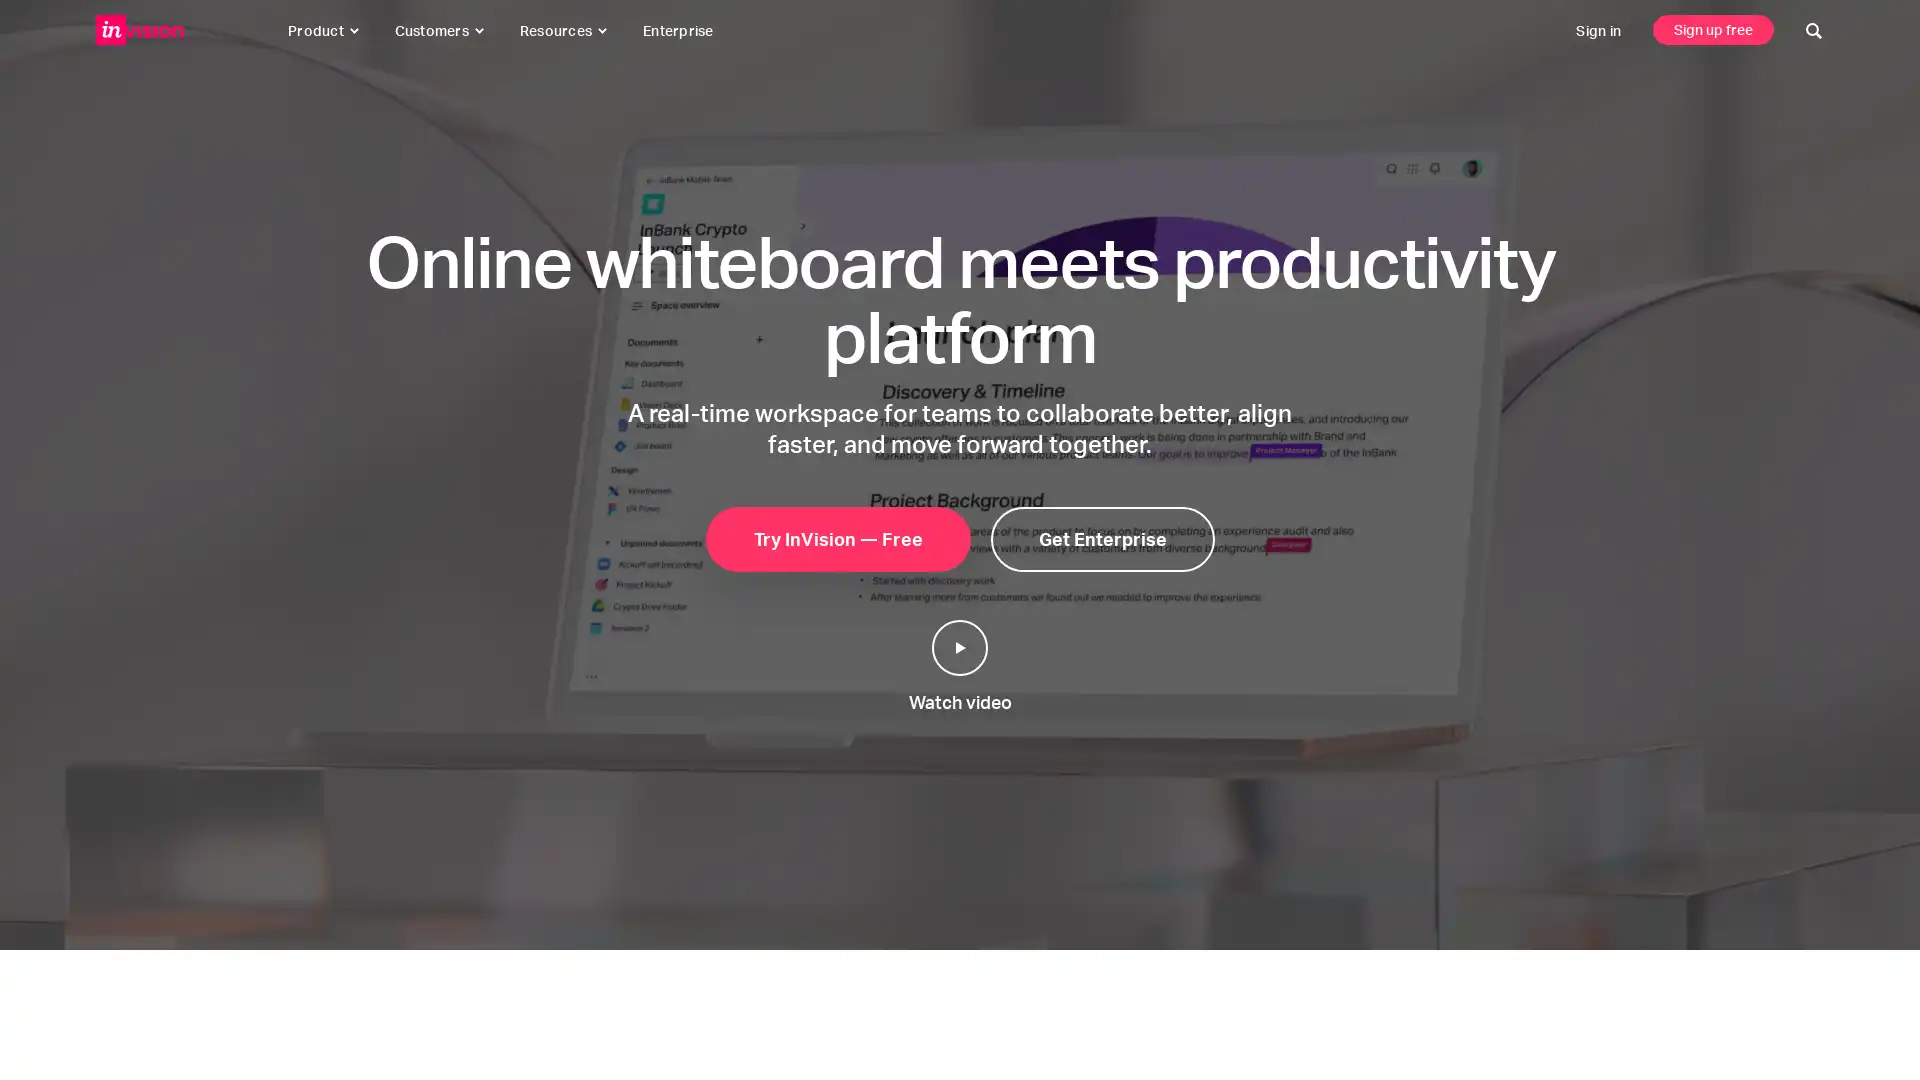  What do you see at coordinates (960, 647) in the screenshot?
I see `play` at bounding box center [960, 647].